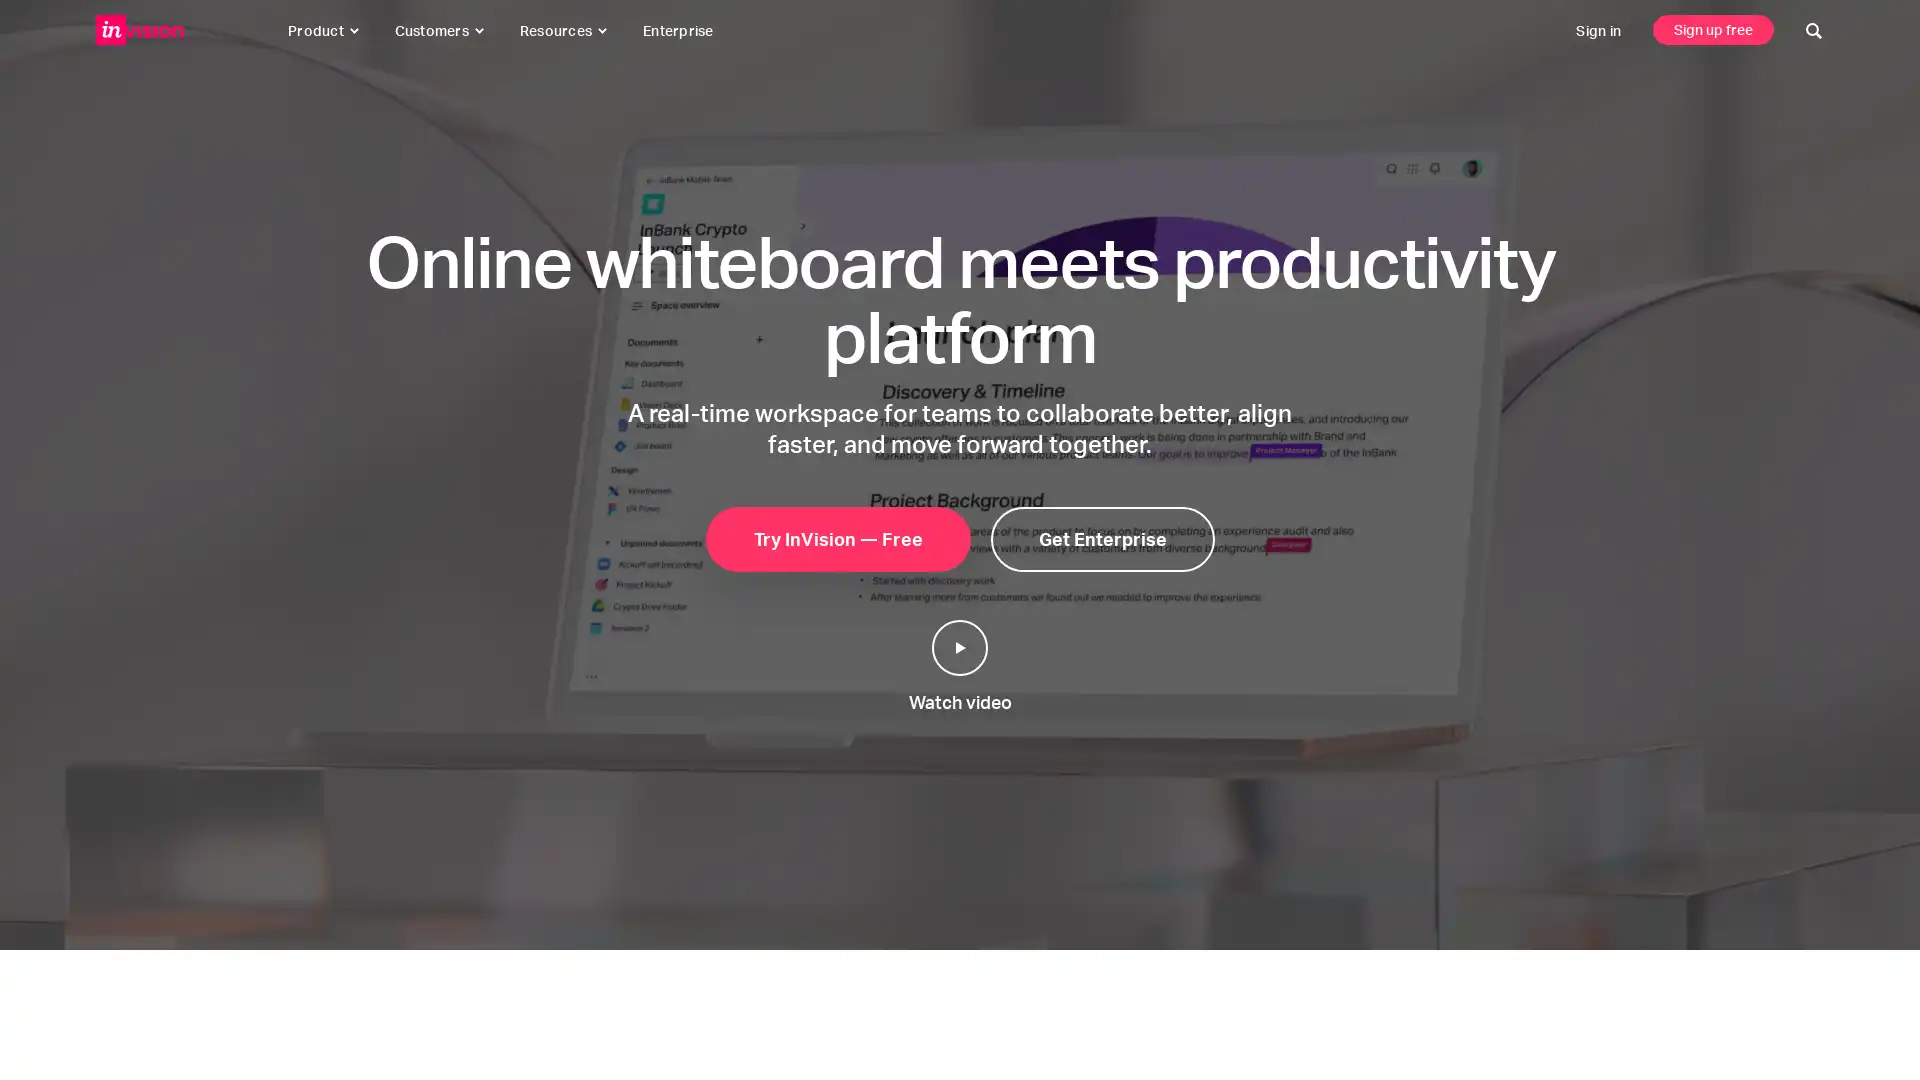  What do you see at coordinates (960, 647) in the screenshot?
I see `play` at bounding box center [960, 647].